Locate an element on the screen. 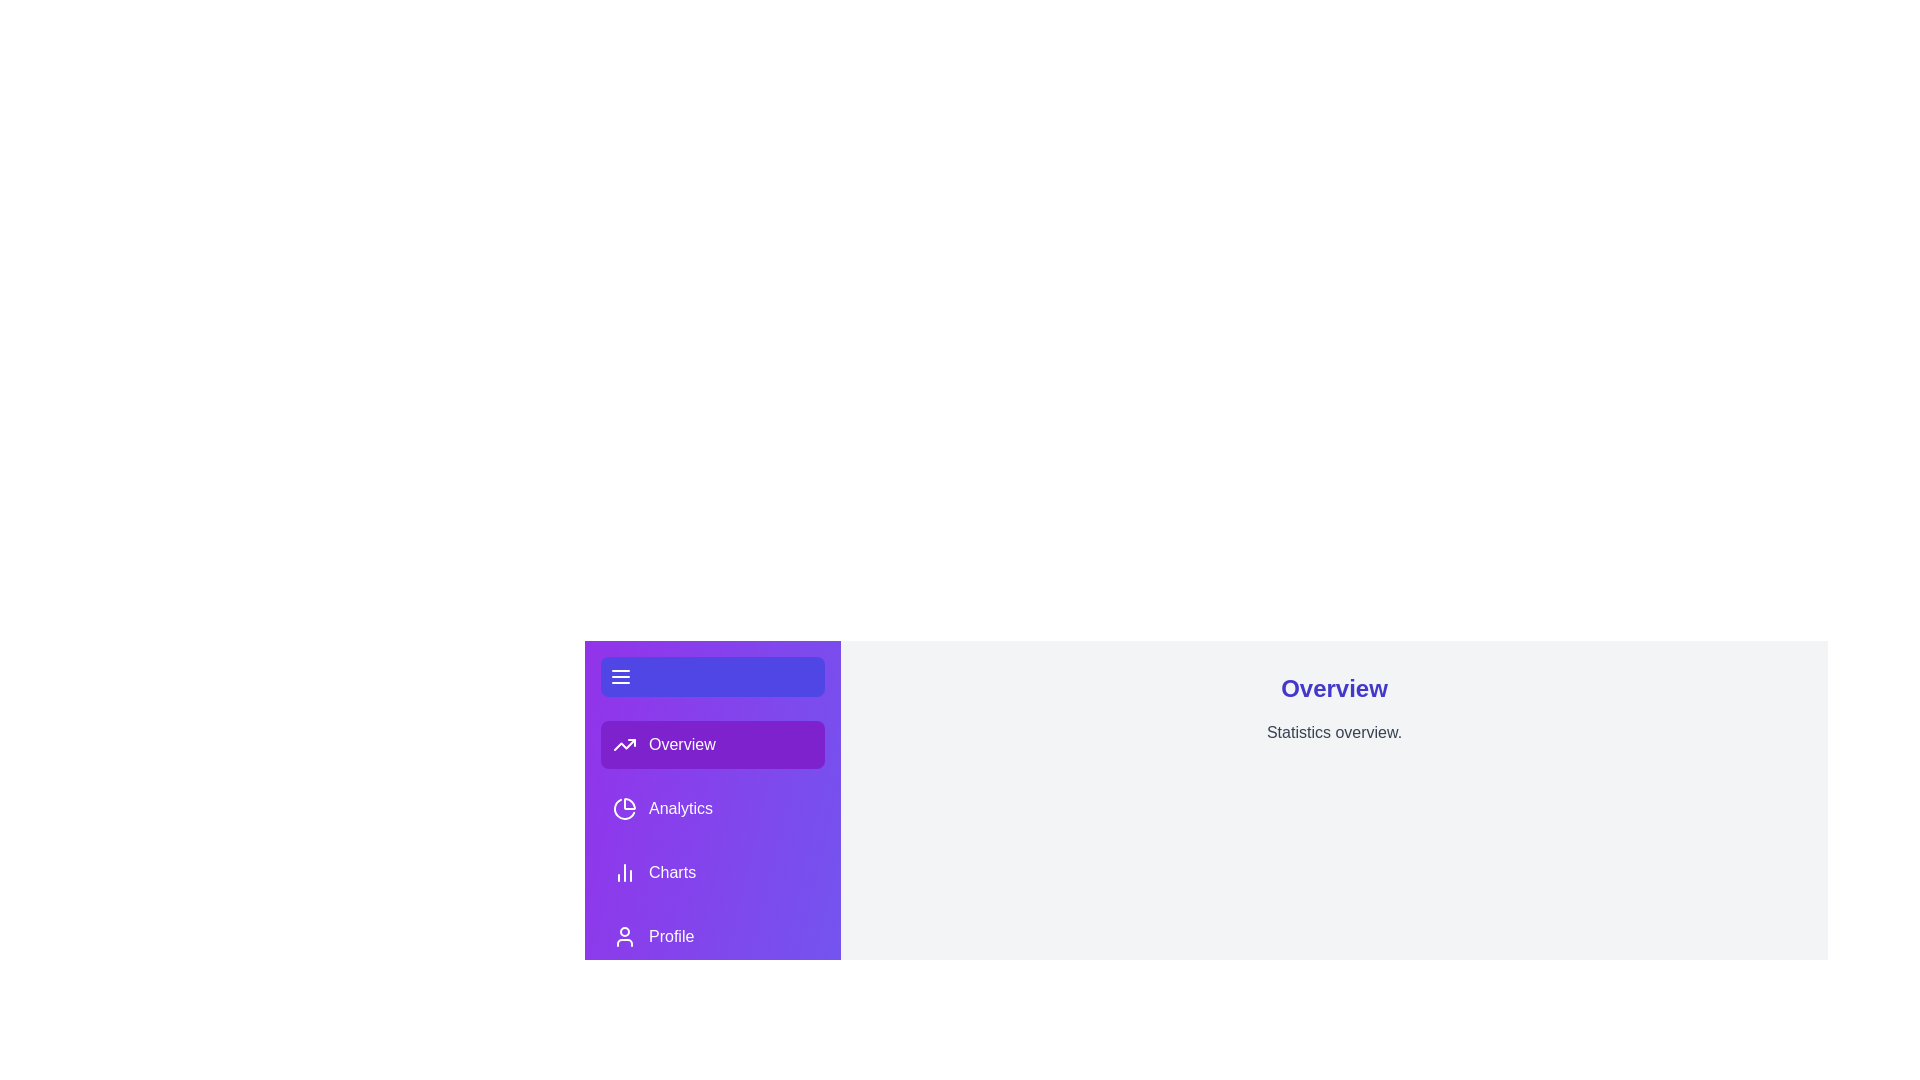  the Charts section from the navigation menu is located at coordinates (713, 871).